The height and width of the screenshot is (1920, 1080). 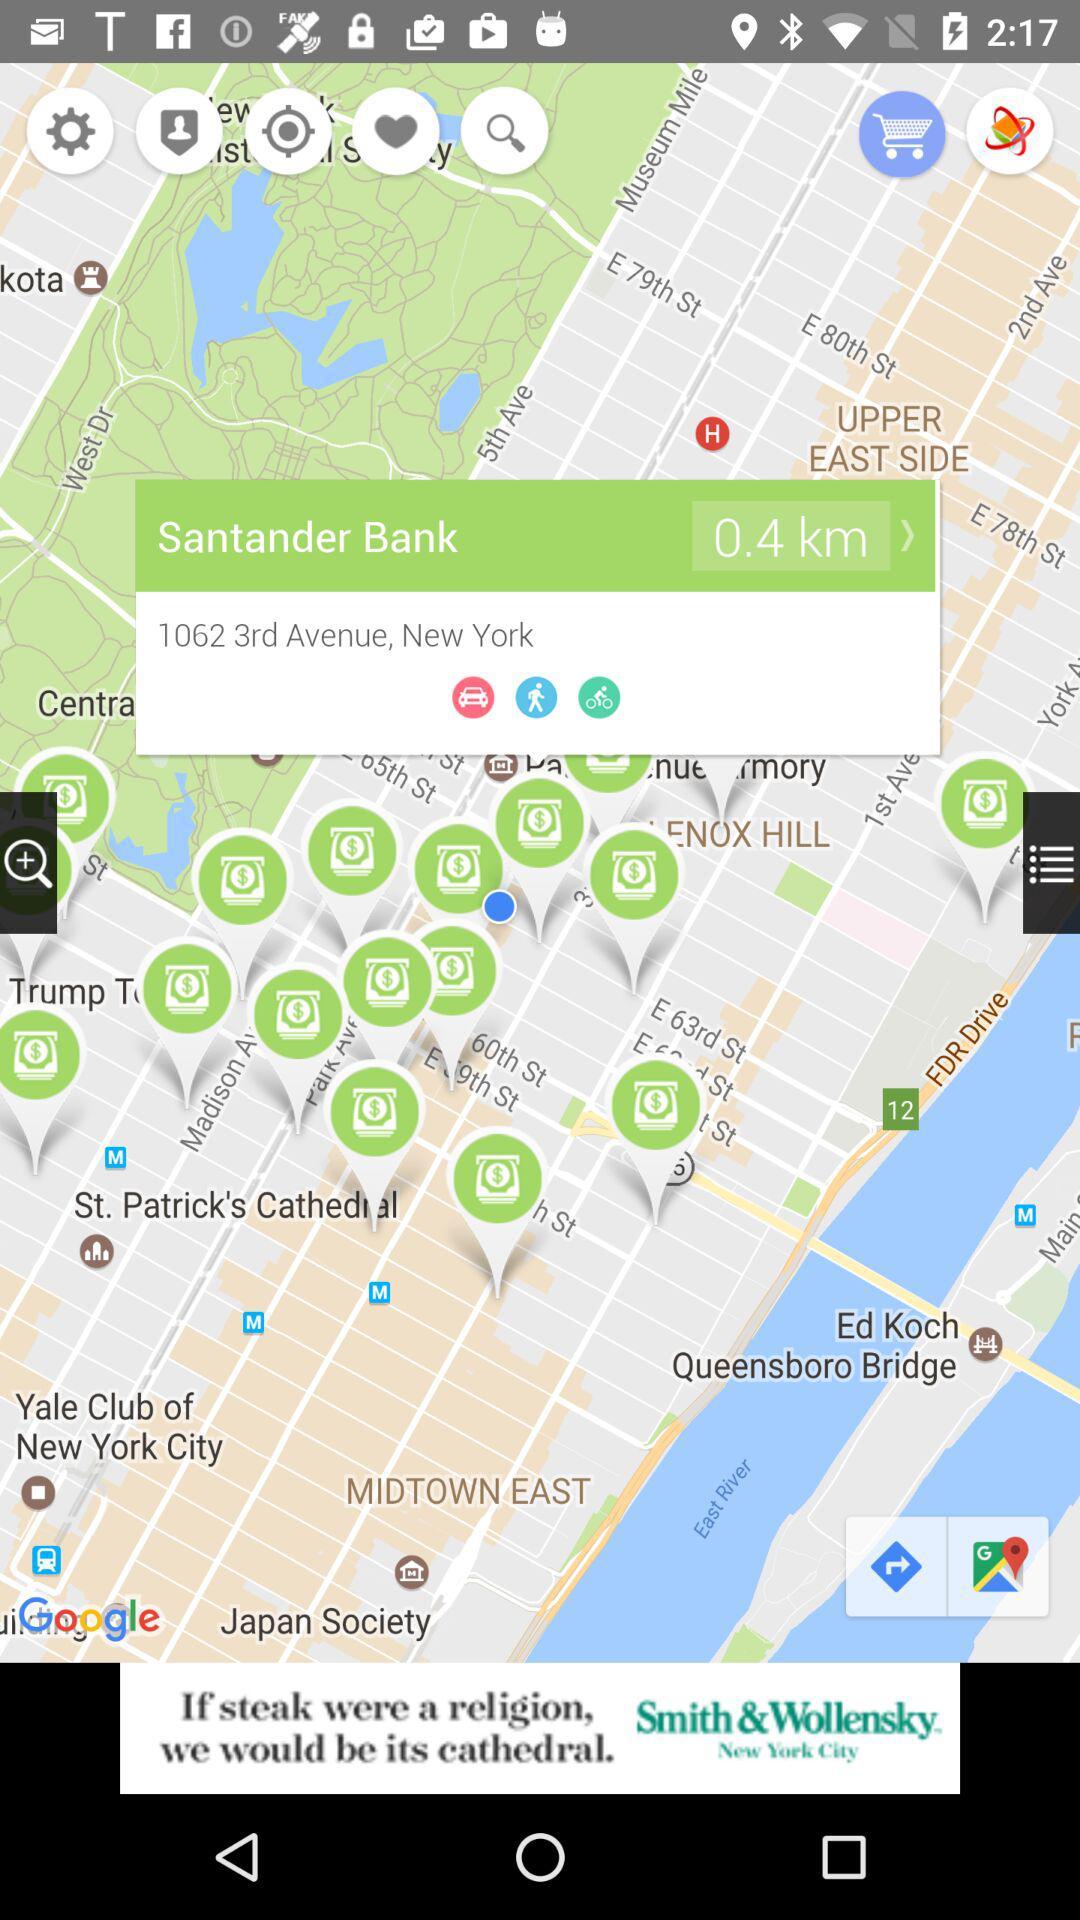 I want to click on zoom button, so click(x=28, y=862).